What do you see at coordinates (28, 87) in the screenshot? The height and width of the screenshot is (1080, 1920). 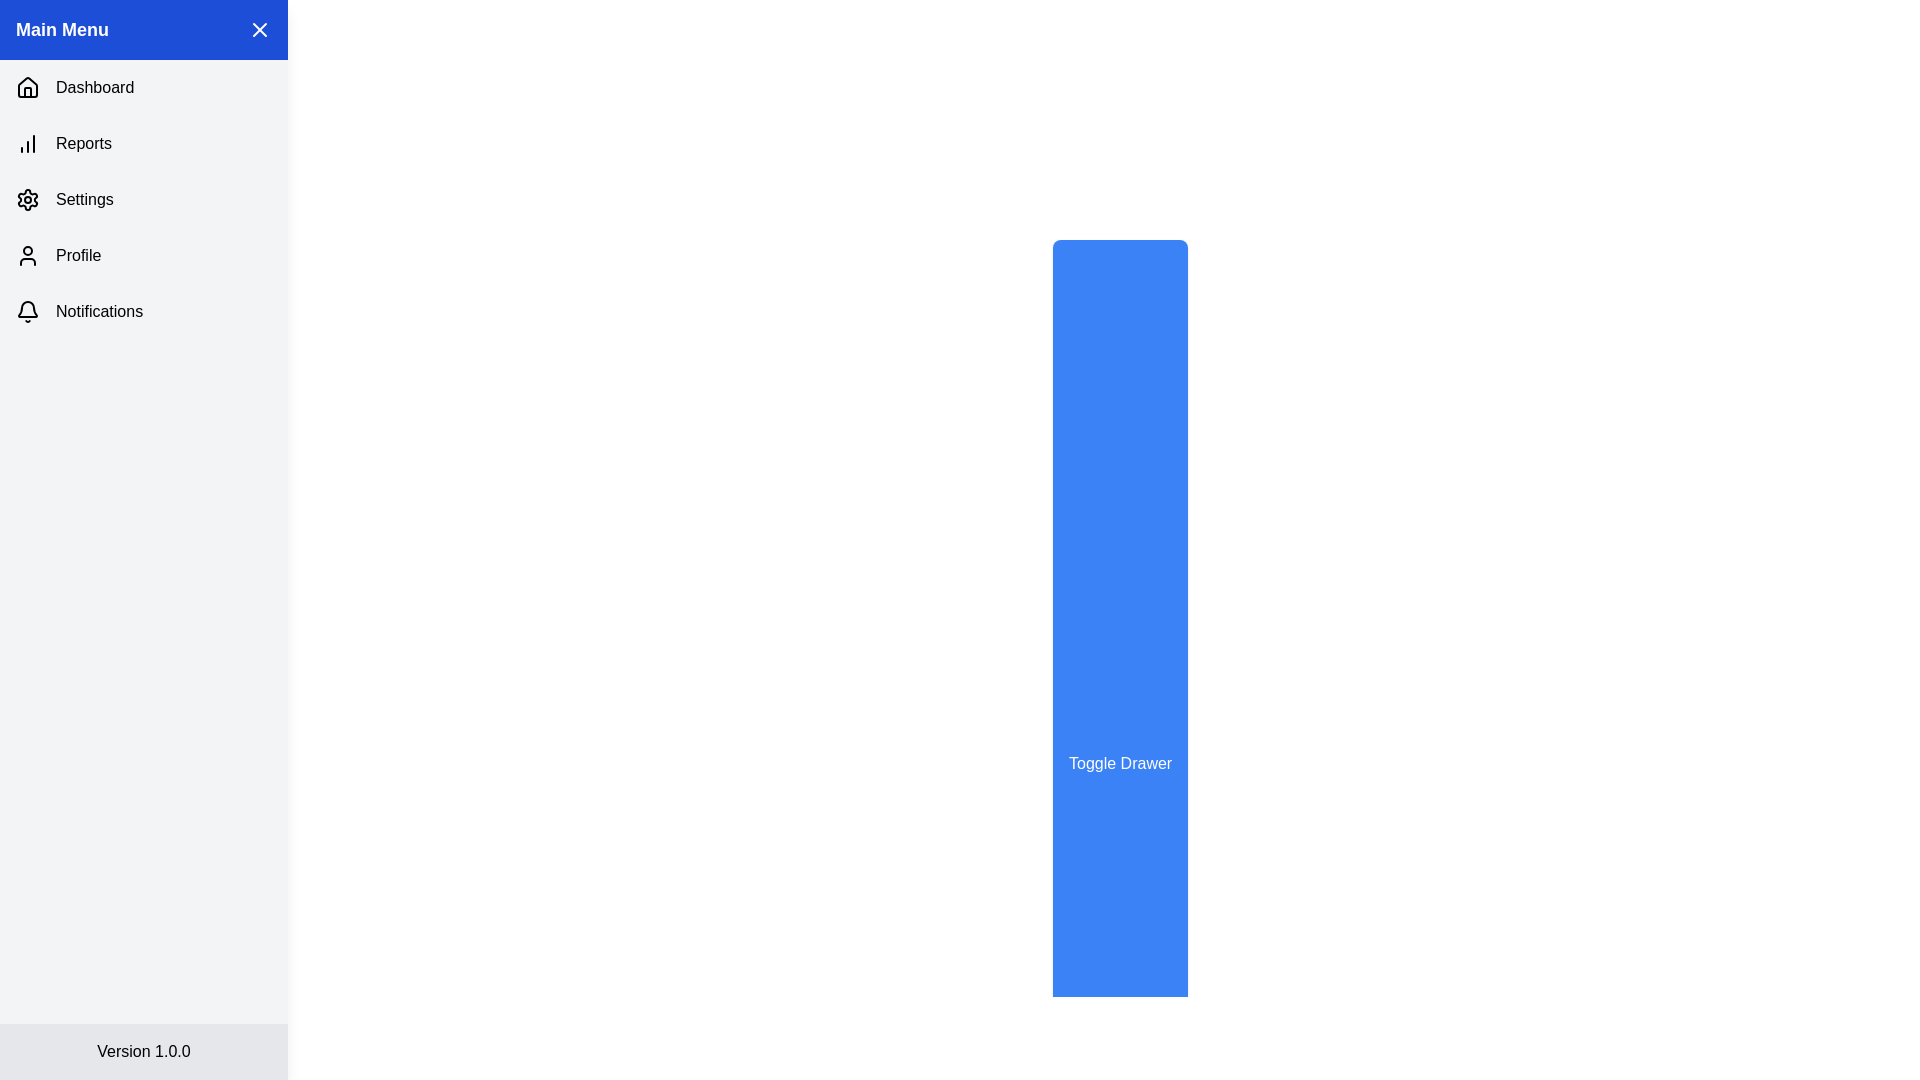 I see `the minimalistic black and white house SVG icon located in the left sidebar menu under the 'Dashboard' button` at bounding box center [28, 87].